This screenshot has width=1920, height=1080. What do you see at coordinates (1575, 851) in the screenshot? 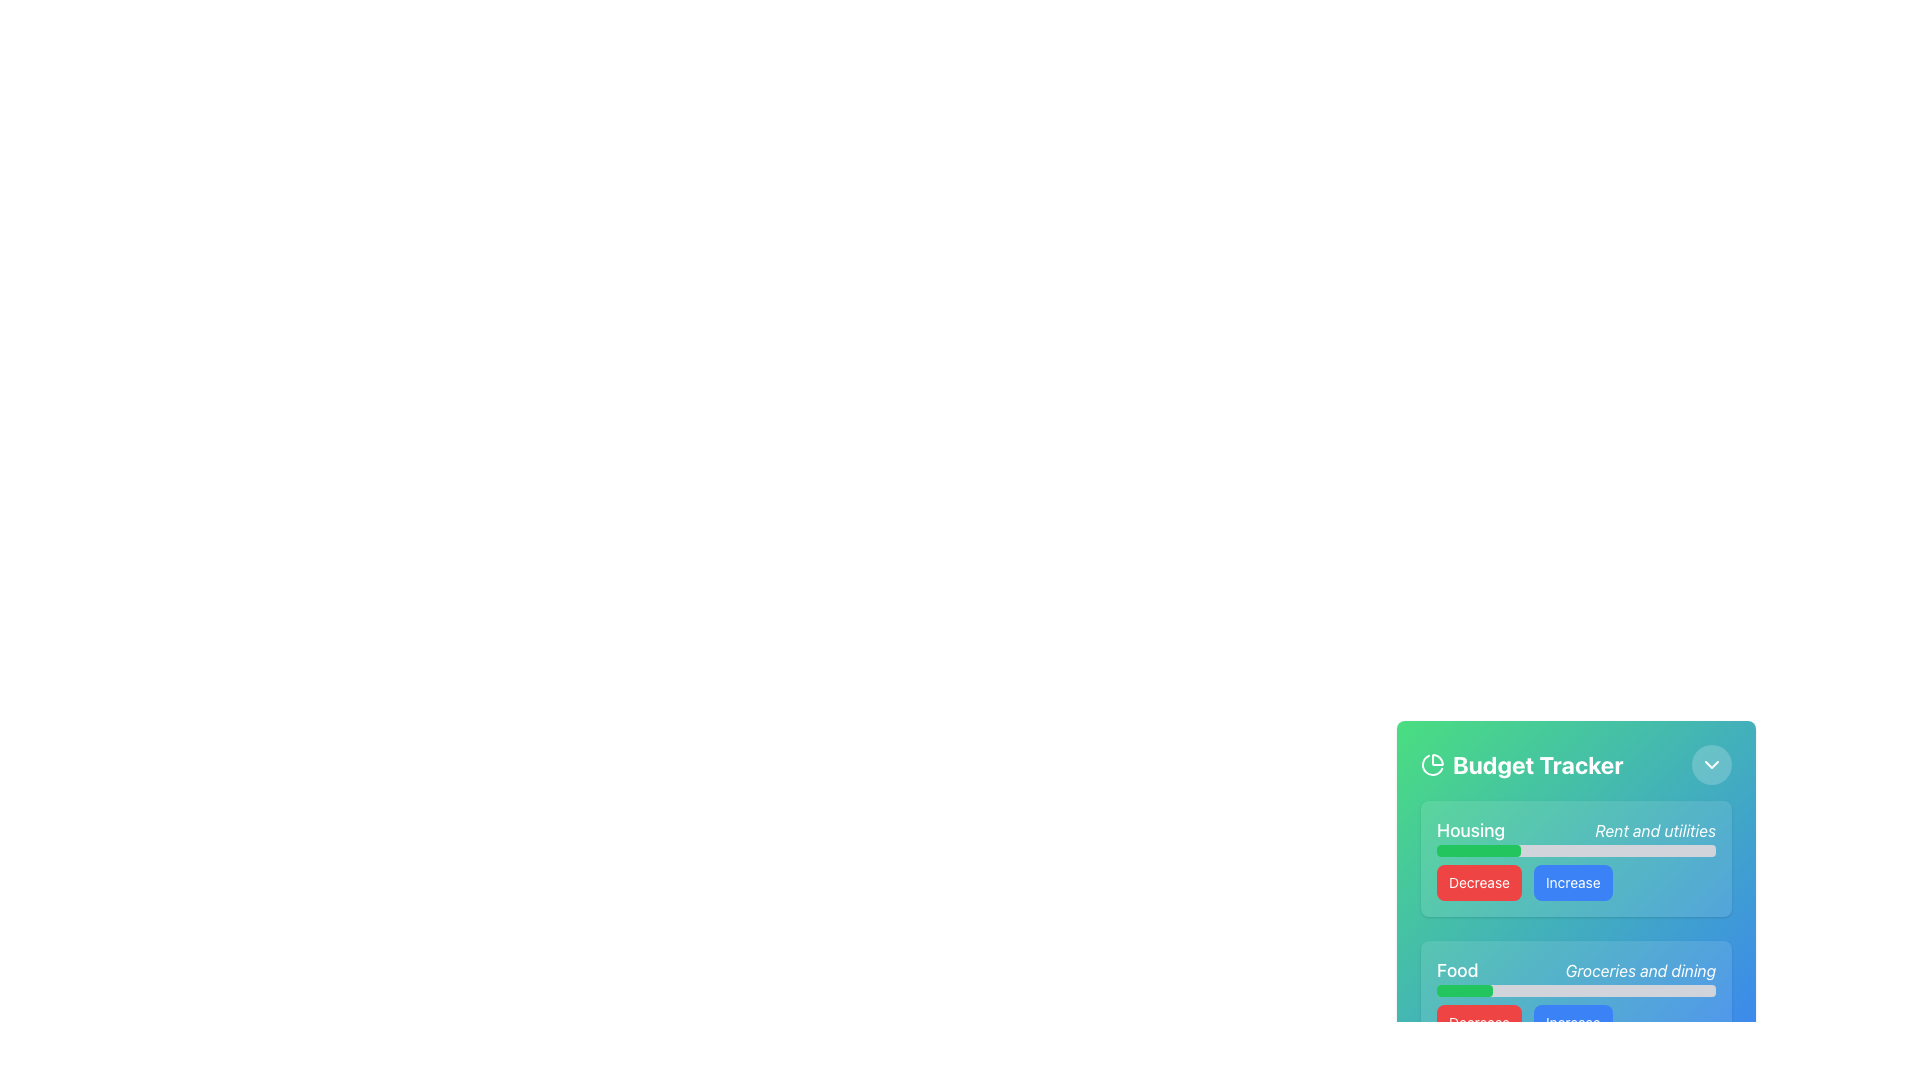
I see `the progress bar located under the 'Housing' section, specifically below the text 'Housing' and 'Rent and utilities'. This is the sole progress bar in this group that visually represents a value or percentage related to housing budget or utilities` at bounding box center [1575, 851].